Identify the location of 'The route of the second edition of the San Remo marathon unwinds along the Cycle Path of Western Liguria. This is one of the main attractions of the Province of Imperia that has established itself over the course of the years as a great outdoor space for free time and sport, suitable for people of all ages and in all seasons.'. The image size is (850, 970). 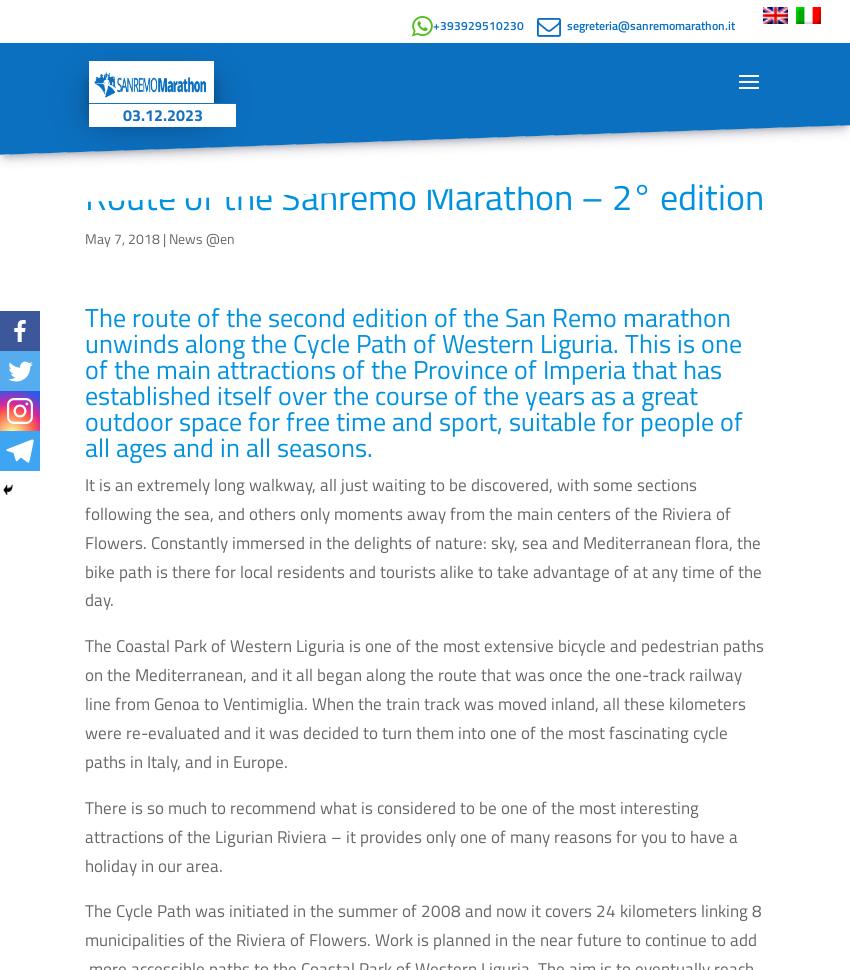
(414, 380).